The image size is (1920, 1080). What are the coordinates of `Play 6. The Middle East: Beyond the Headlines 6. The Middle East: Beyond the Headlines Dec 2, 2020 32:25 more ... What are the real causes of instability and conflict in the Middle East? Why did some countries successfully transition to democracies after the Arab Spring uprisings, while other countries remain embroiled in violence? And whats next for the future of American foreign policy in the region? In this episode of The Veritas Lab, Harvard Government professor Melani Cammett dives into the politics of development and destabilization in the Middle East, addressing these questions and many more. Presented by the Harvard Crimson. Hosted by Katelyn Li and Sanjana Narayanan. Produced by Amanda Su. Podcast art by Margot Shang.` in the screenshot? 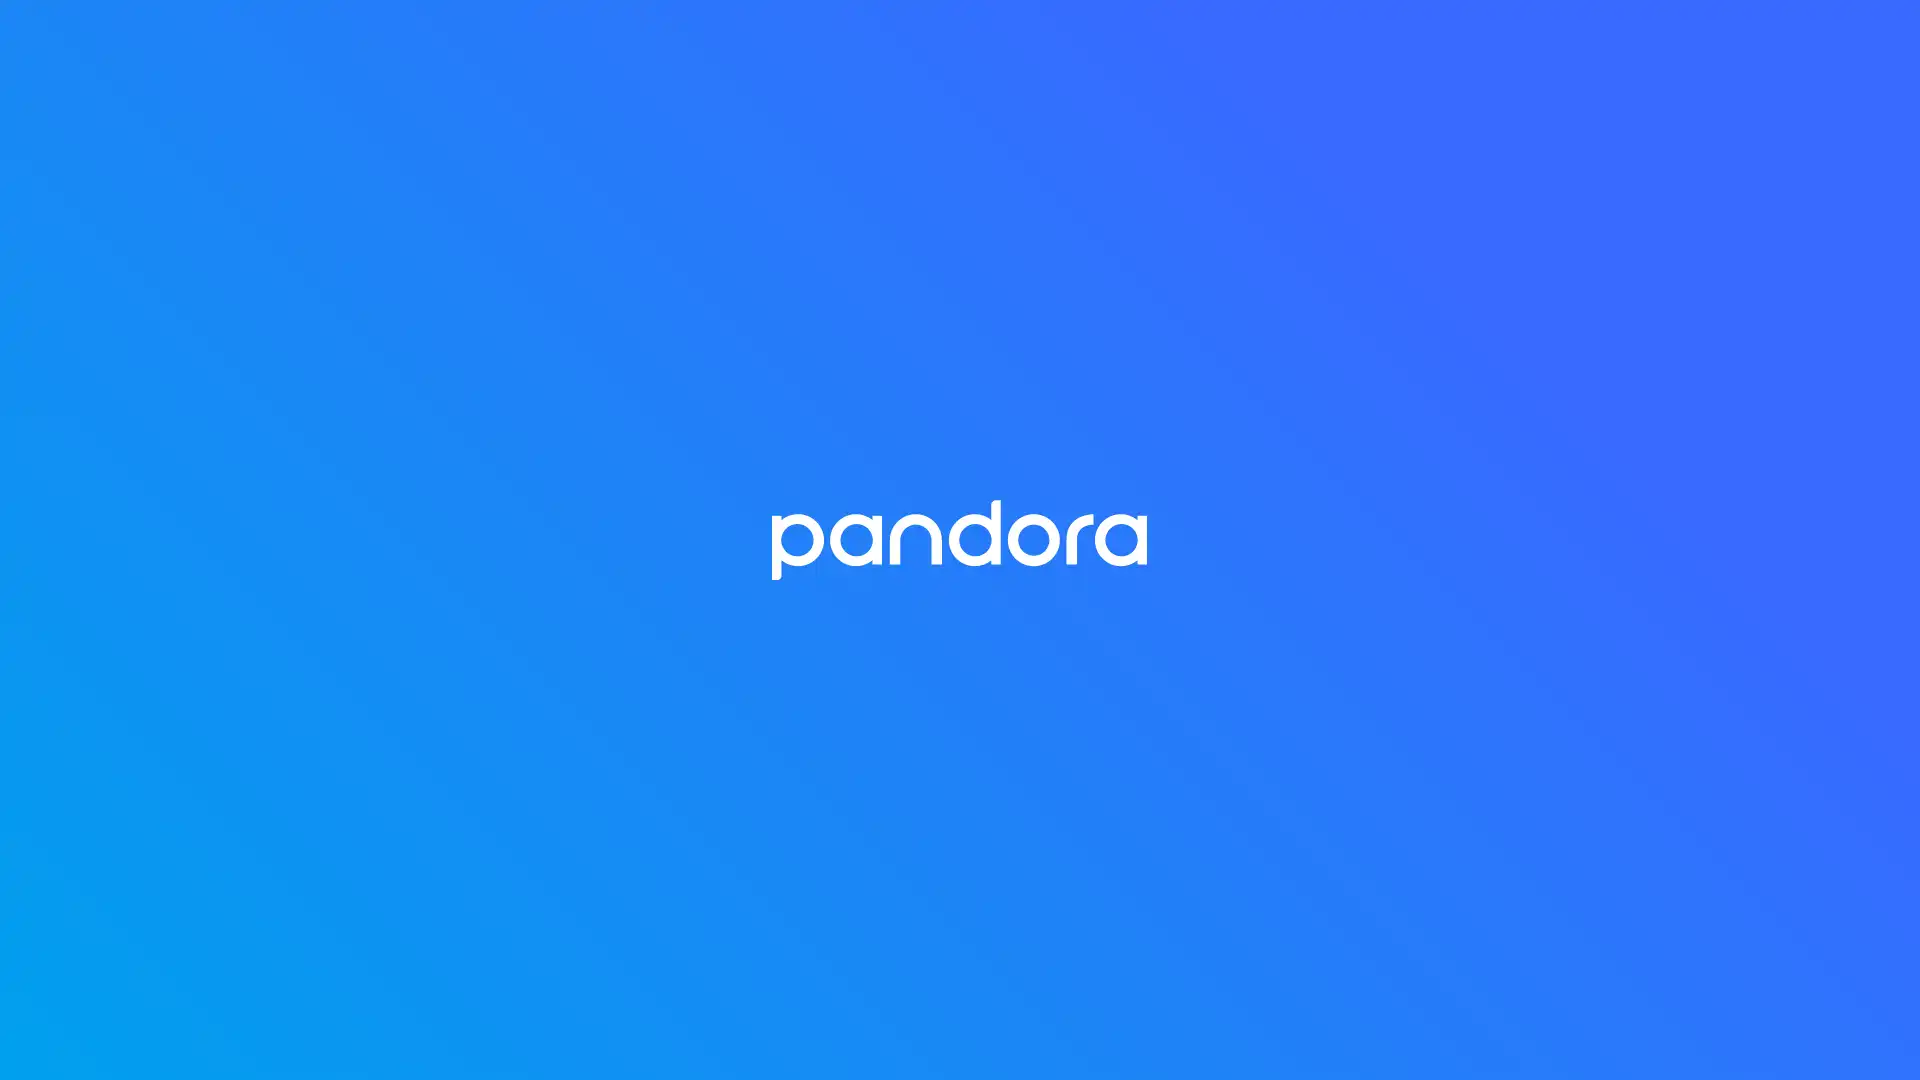 It's located at (1285, 690).